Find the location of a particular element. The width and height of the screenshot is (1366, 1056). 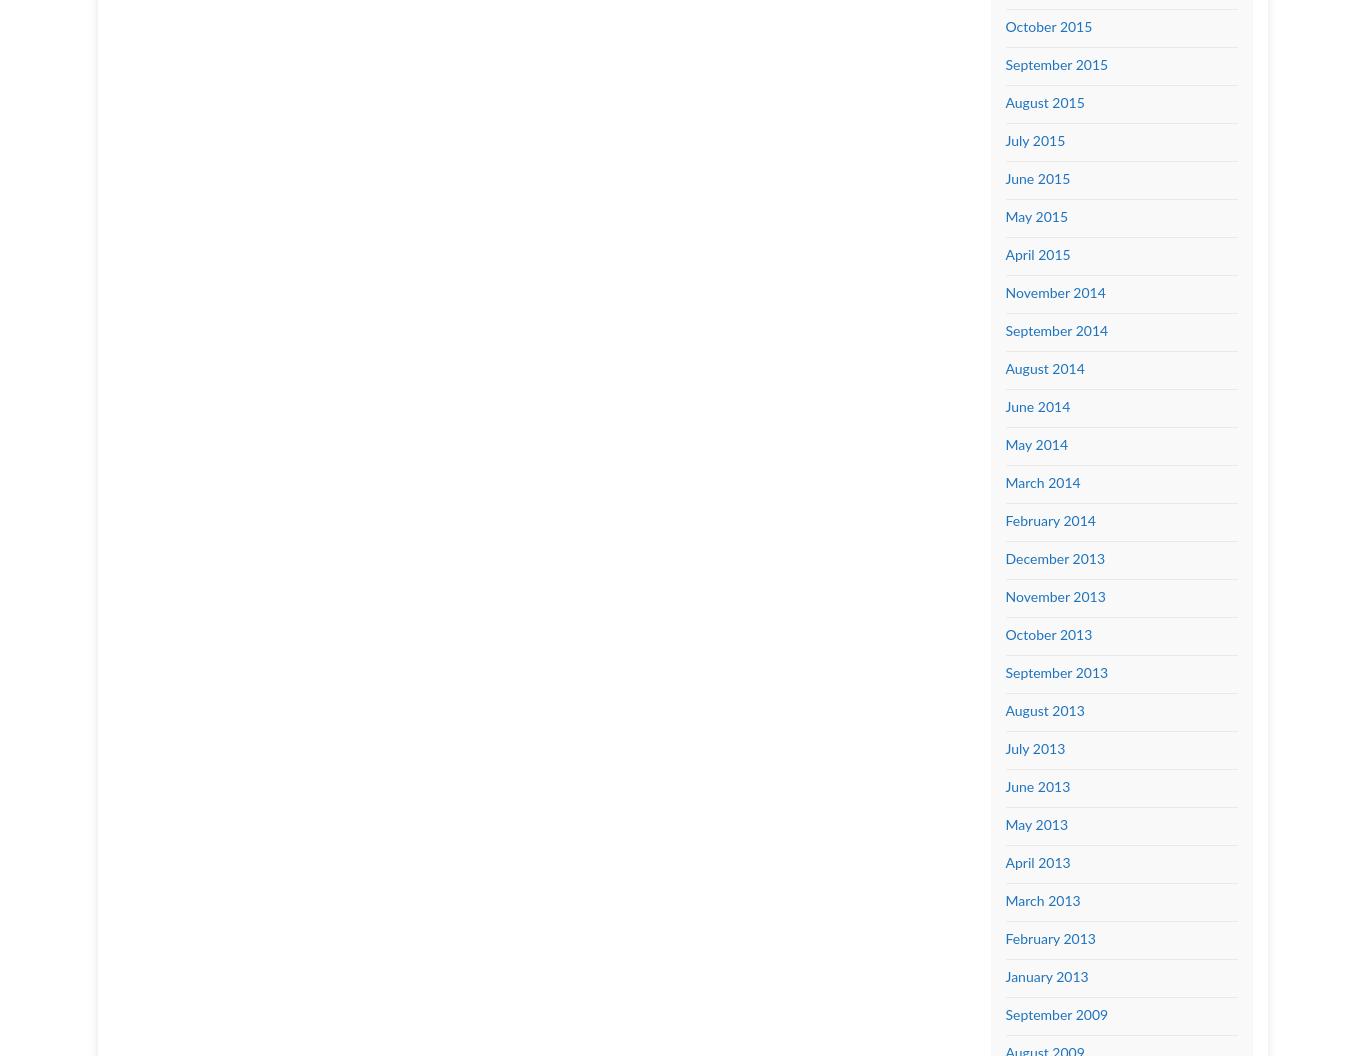

'March 2013' is located at coordinates (1041, 899).